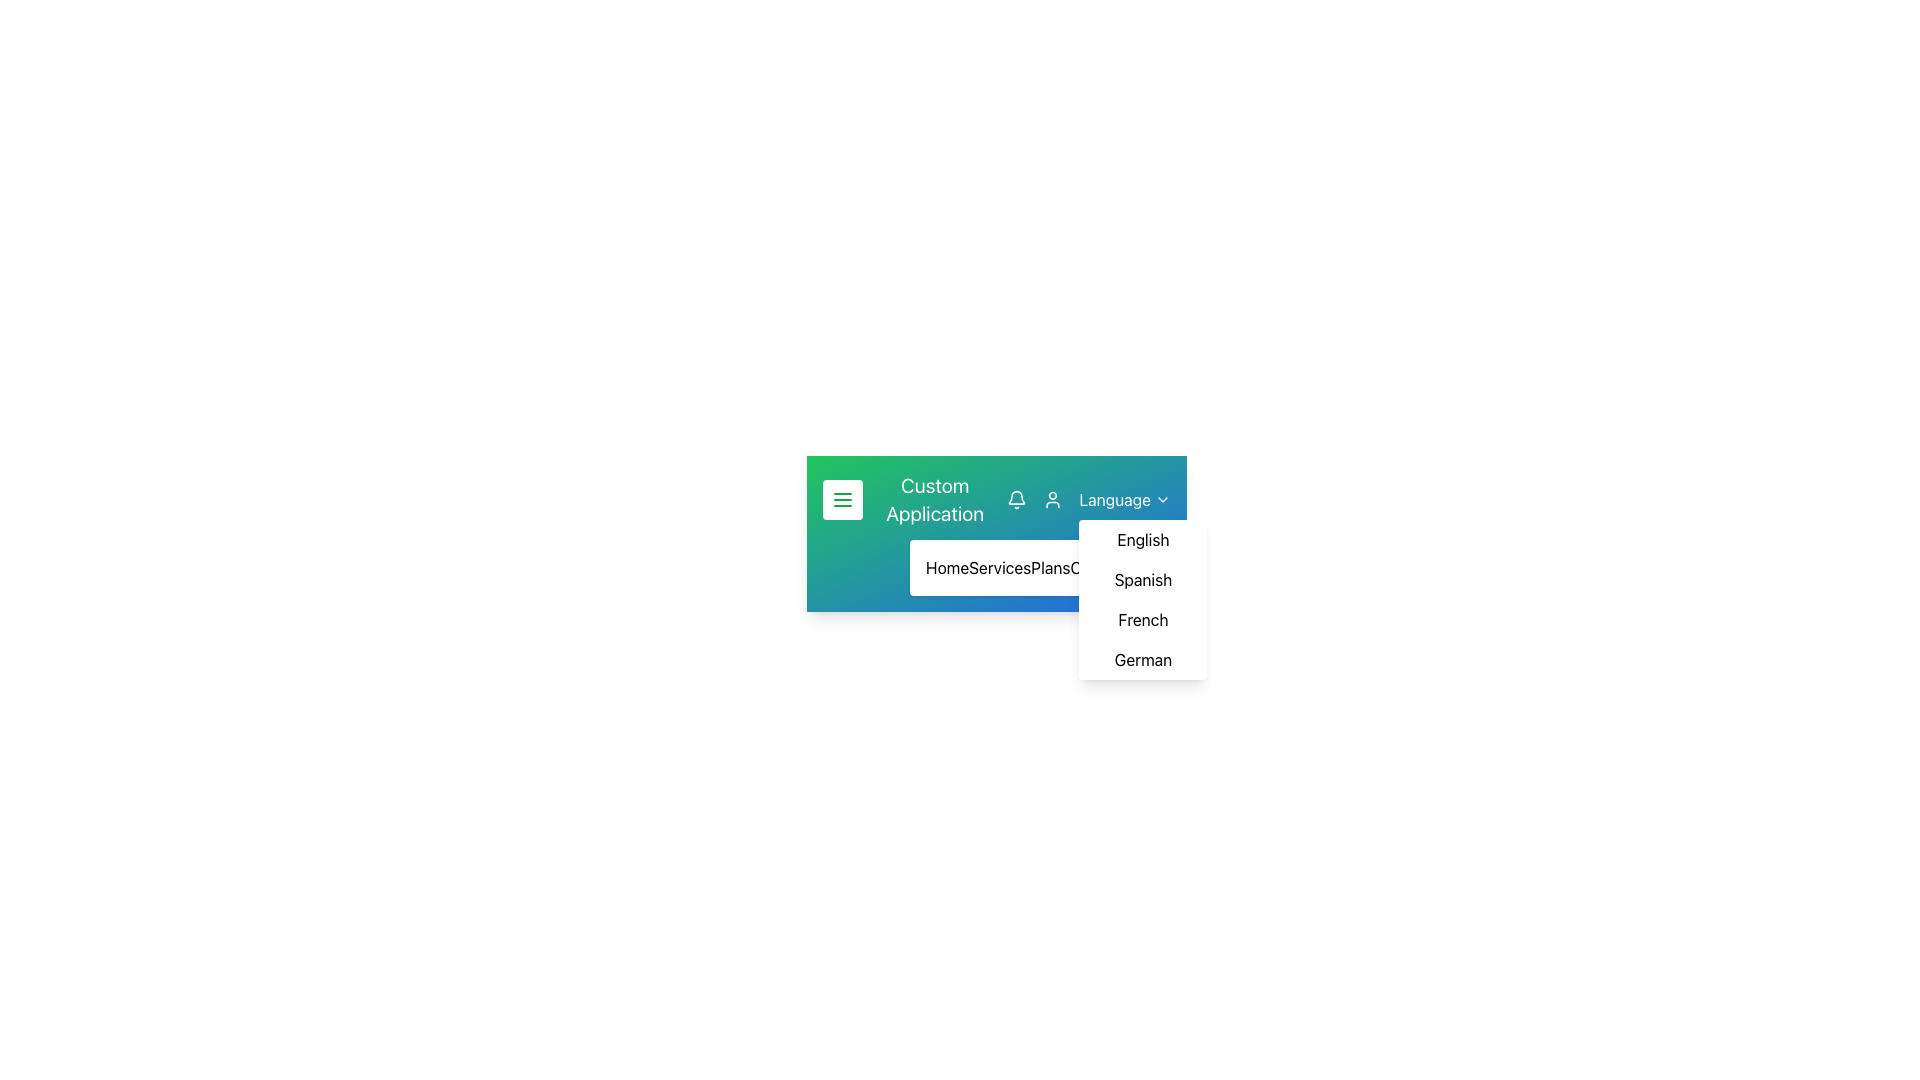  Describe the element at coordinates (997, 567) in the screenshot. I see `the Text-based Navigation Bar located below the 'Custom Application' and 'Language' options` at that location.